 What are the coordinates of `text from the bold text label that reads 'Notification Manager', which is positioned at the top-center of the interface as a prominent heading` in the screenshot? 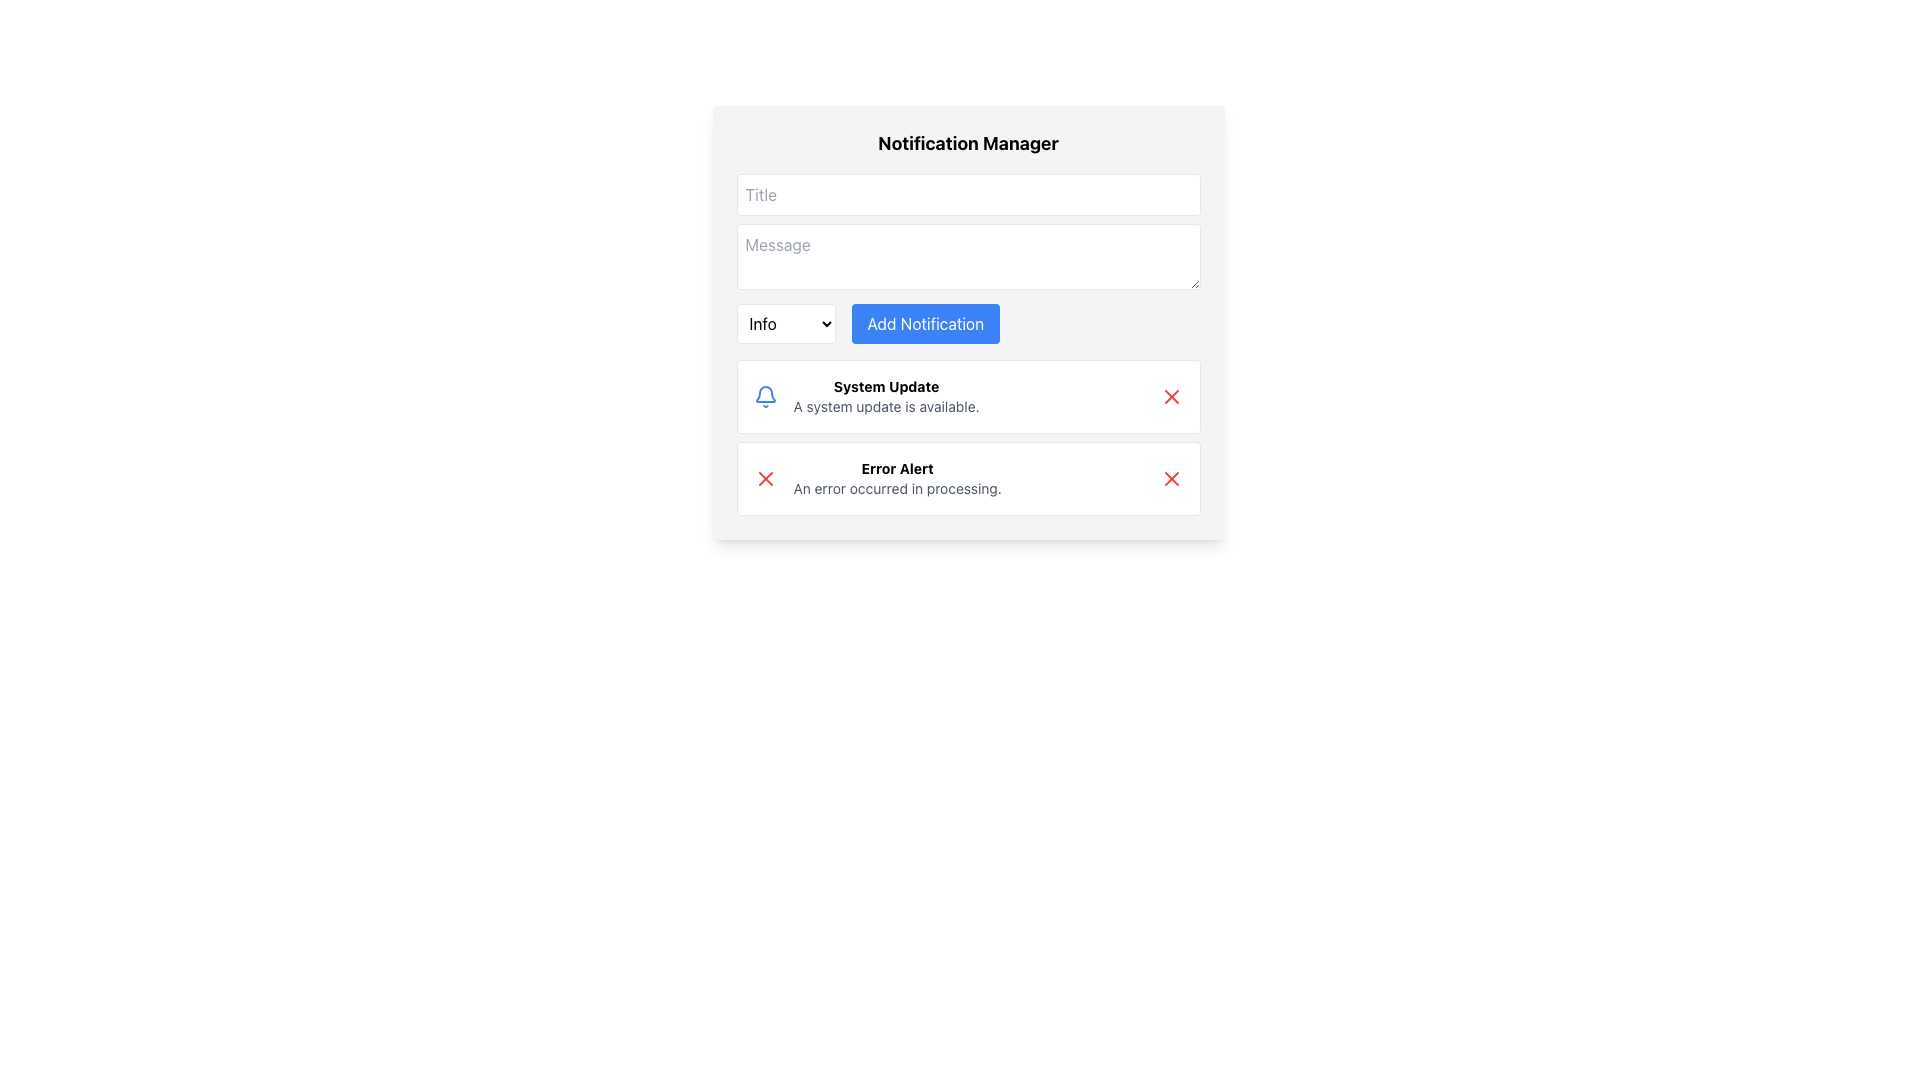 It's located at (968, 142).